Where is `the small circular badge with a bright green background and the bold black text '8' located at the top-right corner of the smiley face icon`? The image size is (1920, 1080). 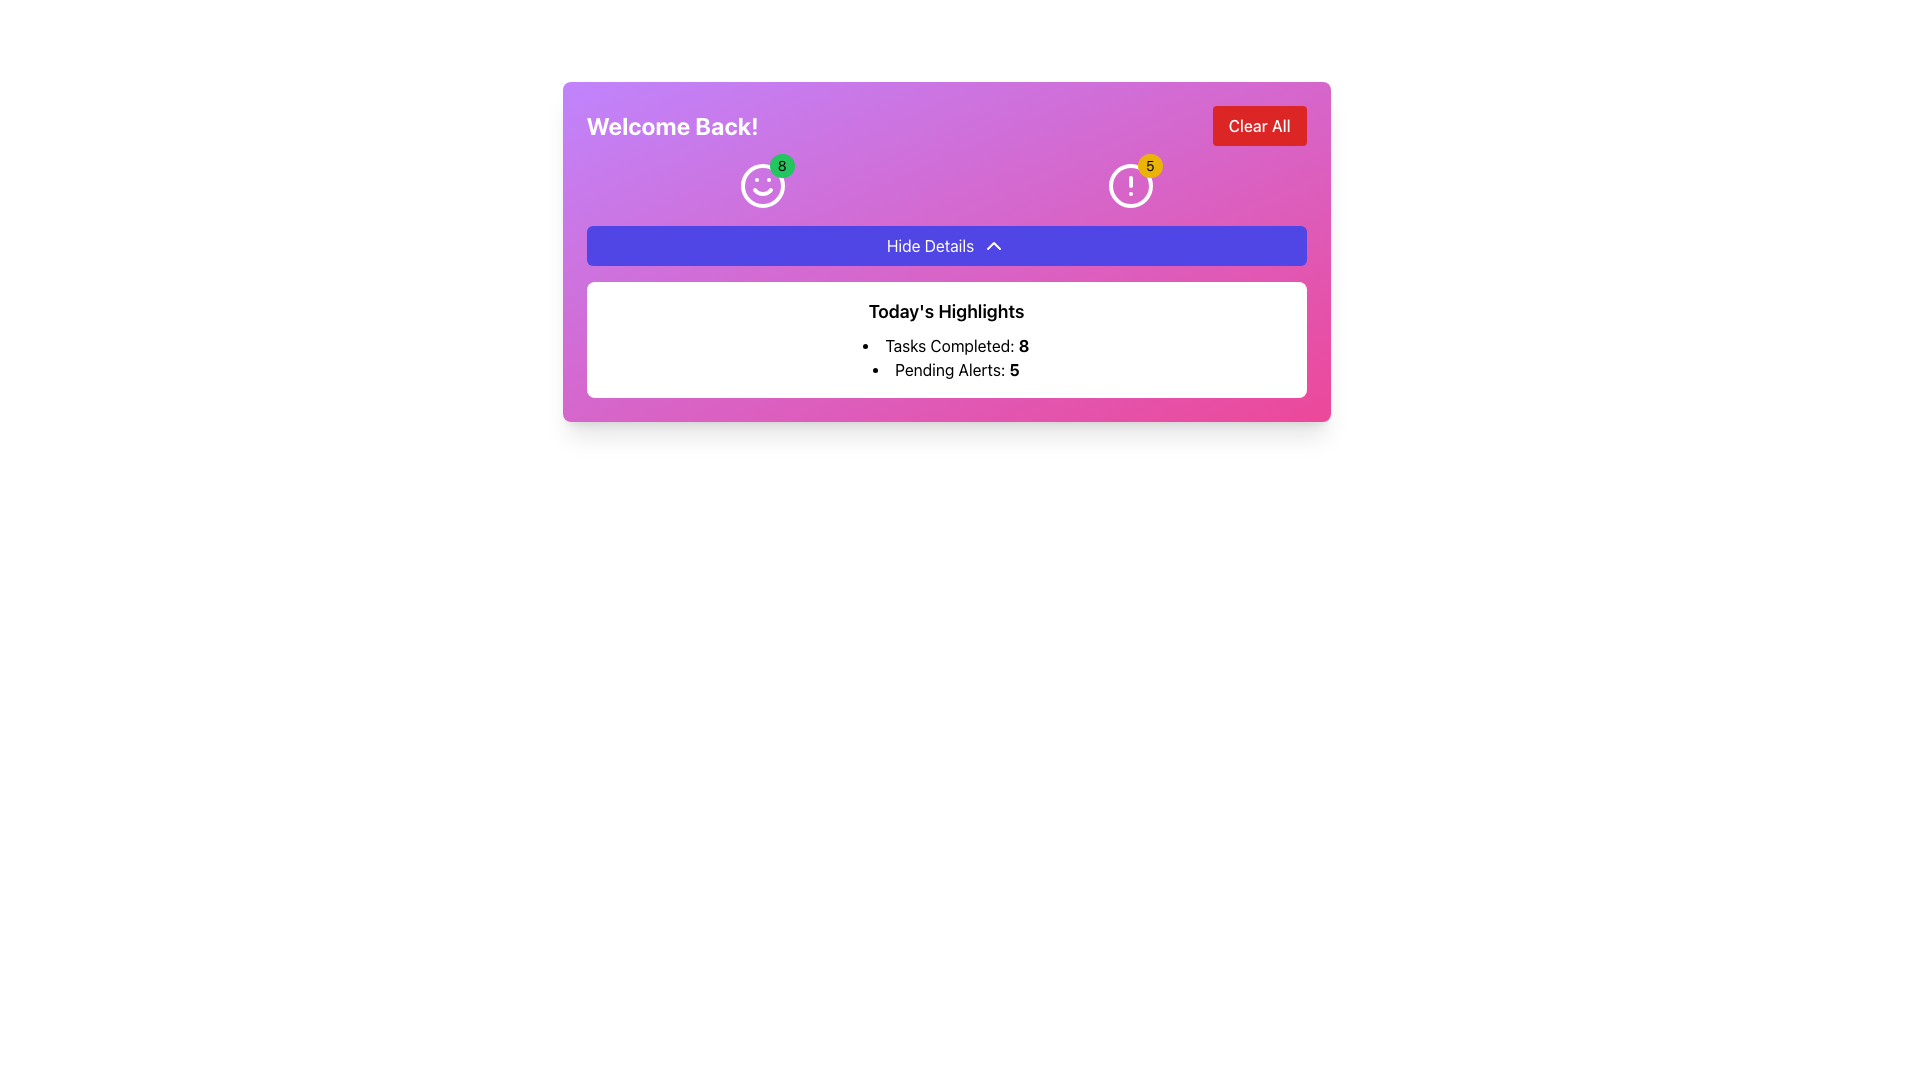
the small circular badge with a bright green background and the bold black text '8' located at the top-right corner of the smiley face icon is located at coordinates (781, 164).